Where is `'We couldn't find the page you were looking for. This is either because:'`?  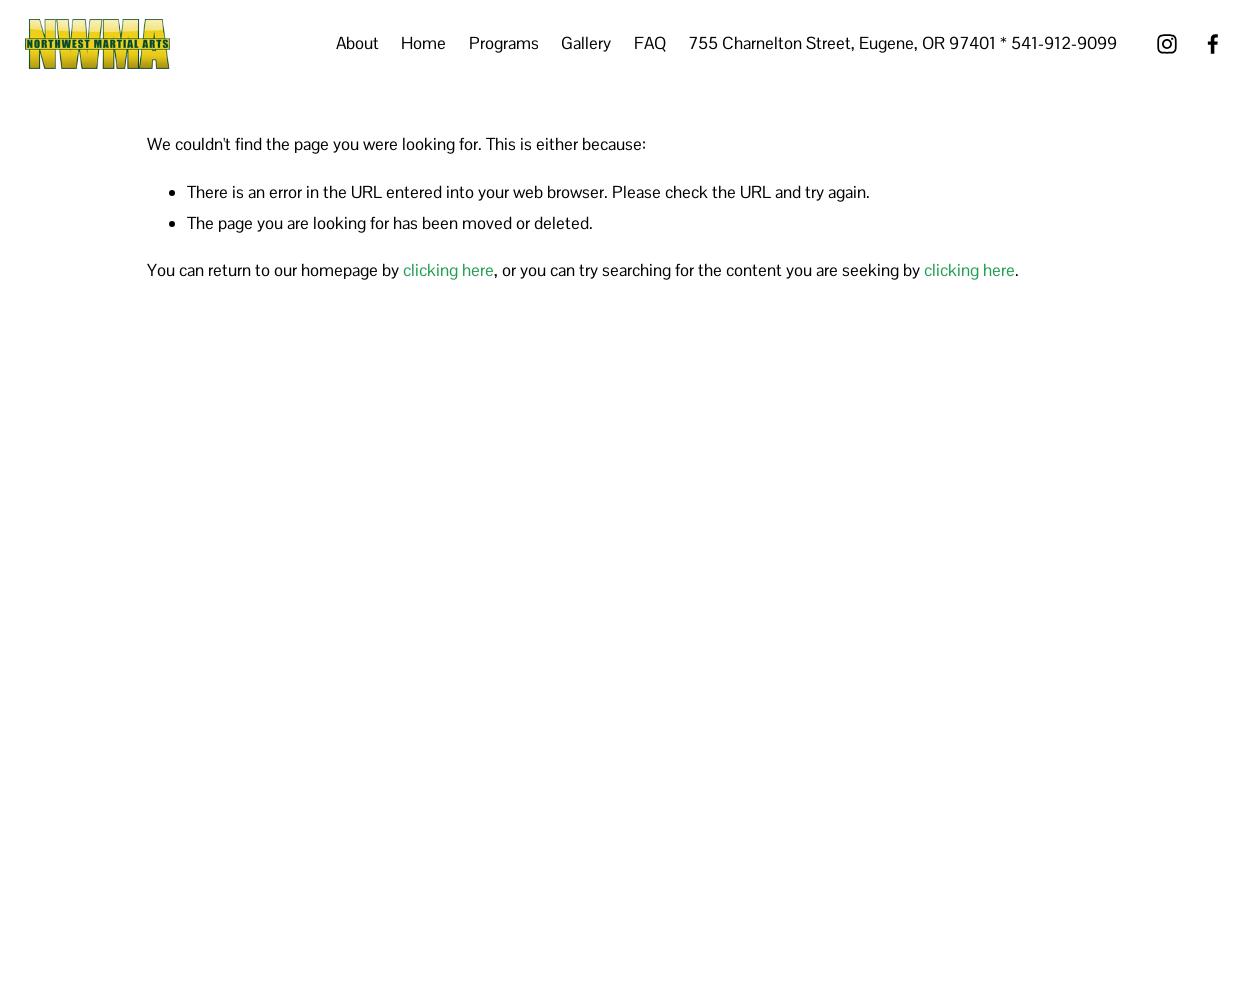 'We couldn't find the page you were looking for. This is either because:' is located at coordinates (396, 144).